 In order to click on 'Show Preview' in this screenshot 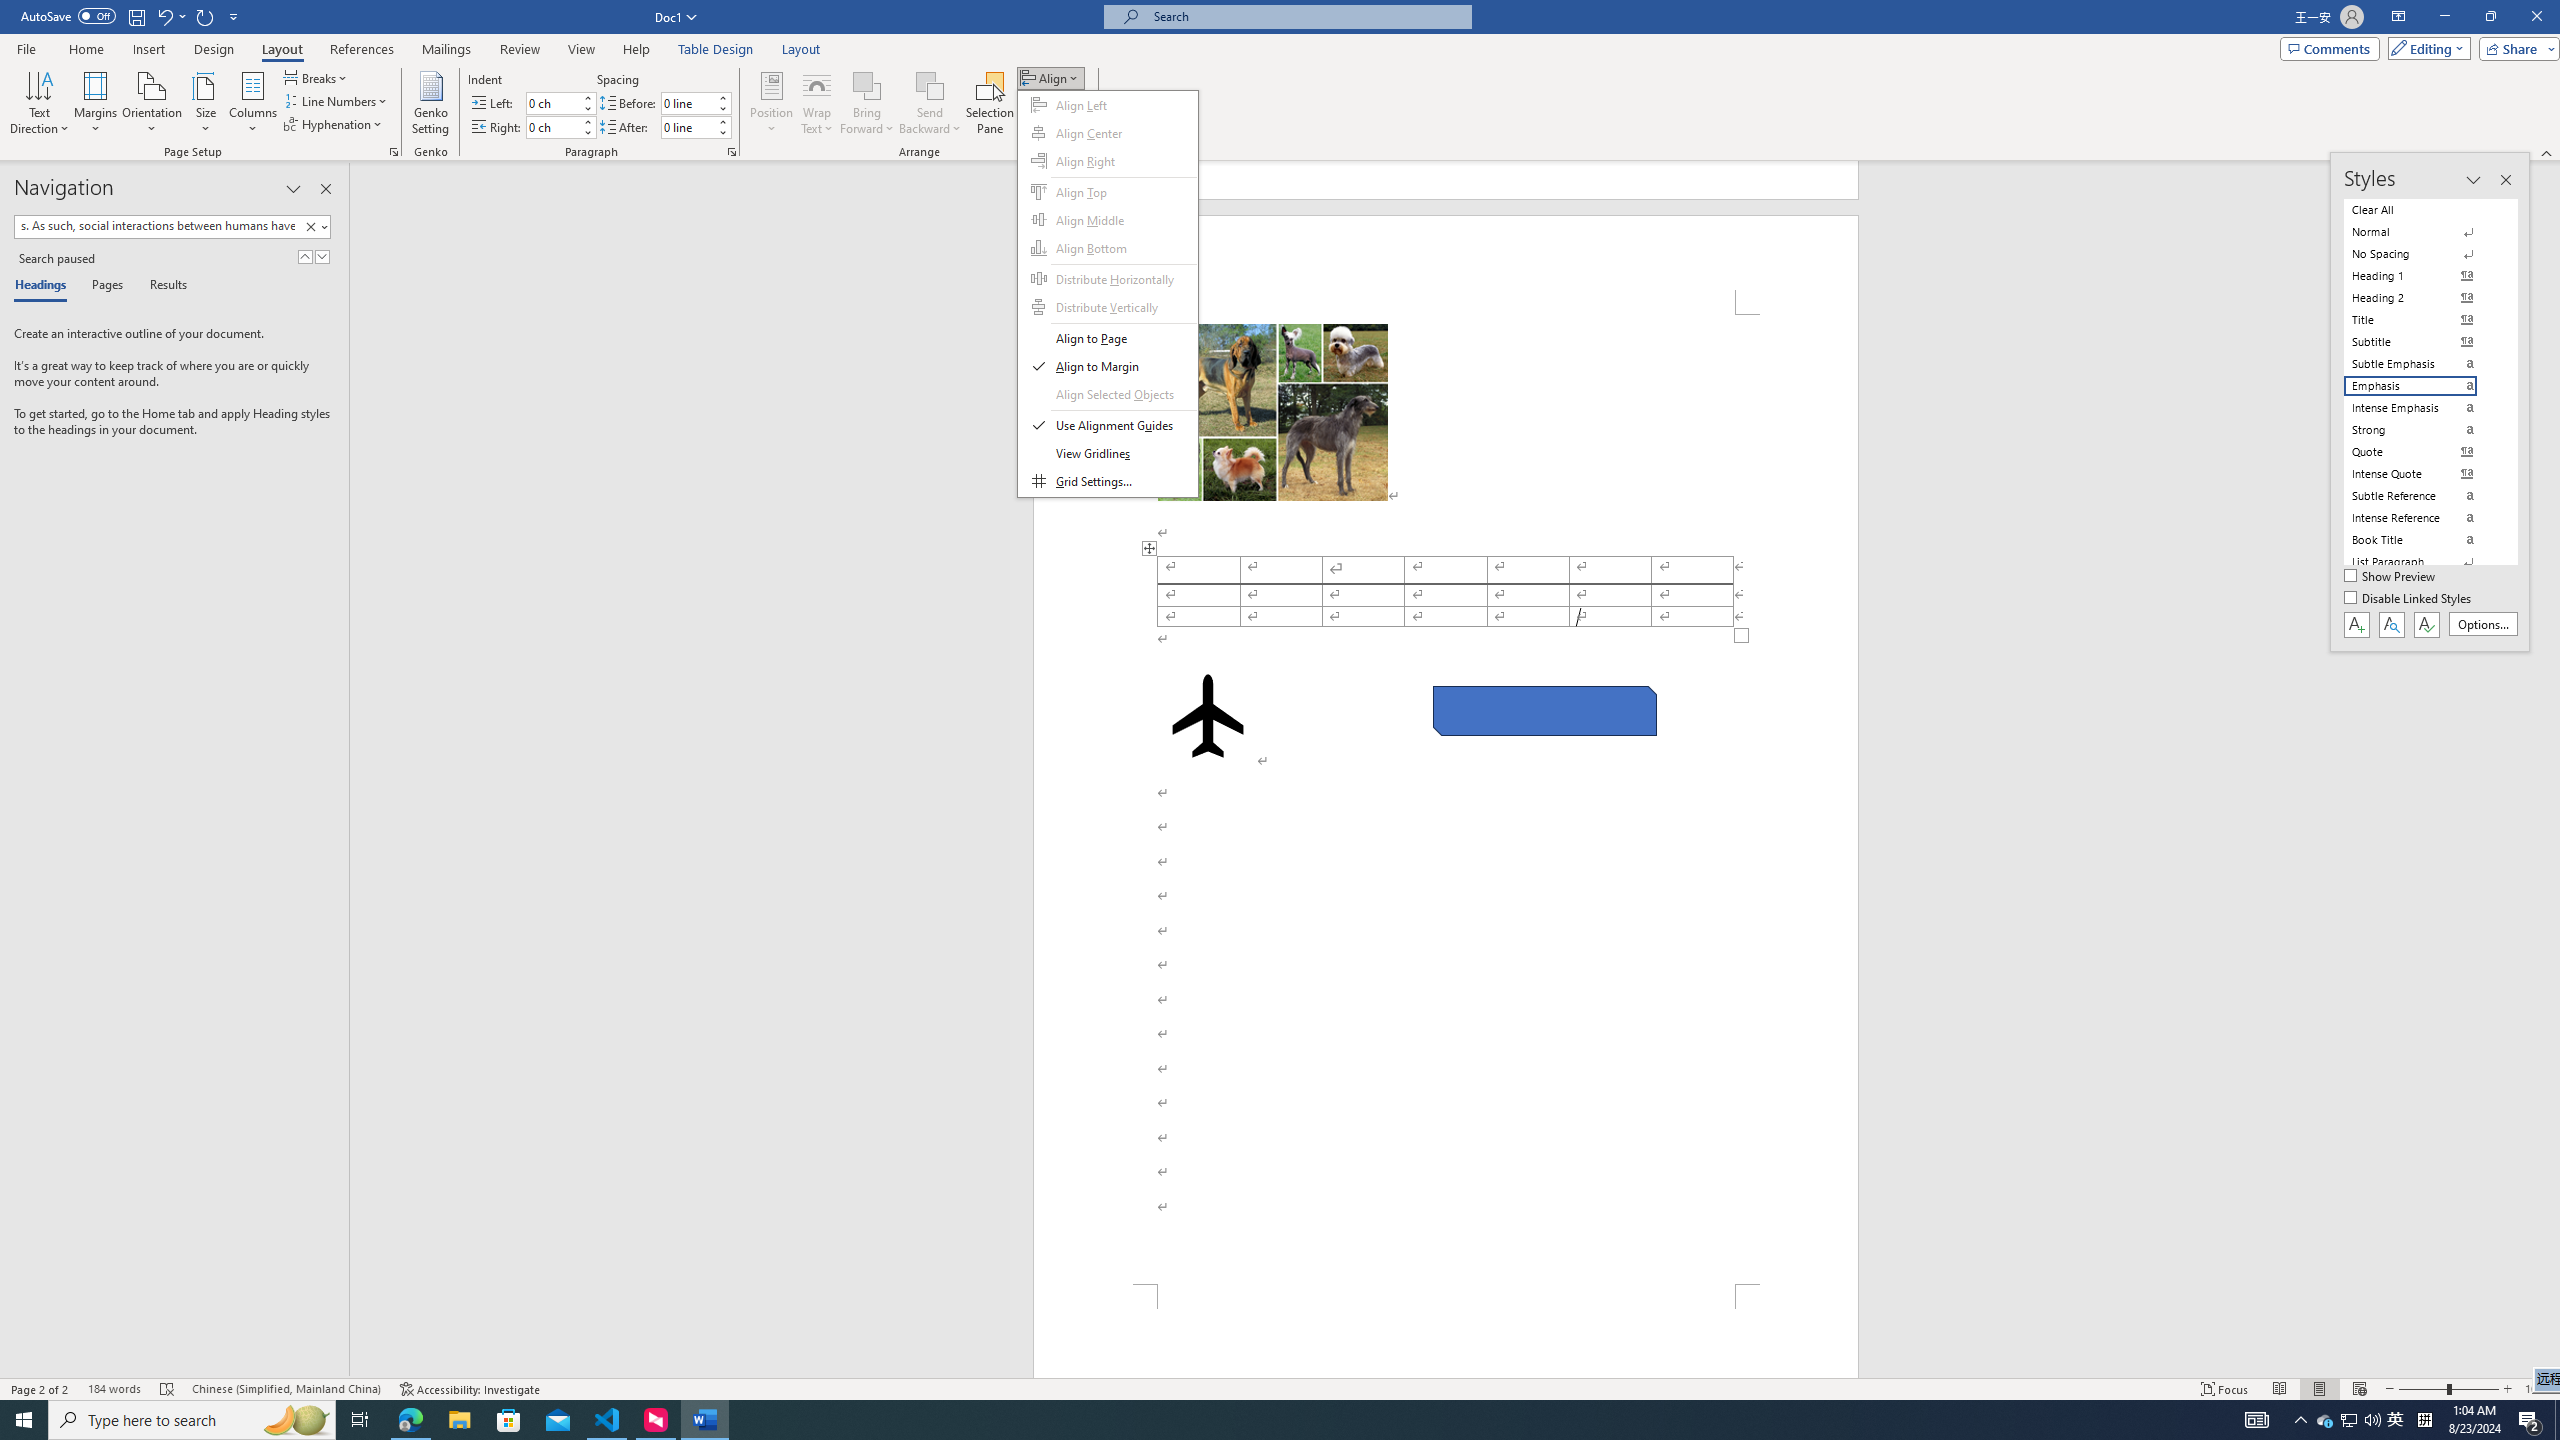, I will do `click(2392, 577)`.